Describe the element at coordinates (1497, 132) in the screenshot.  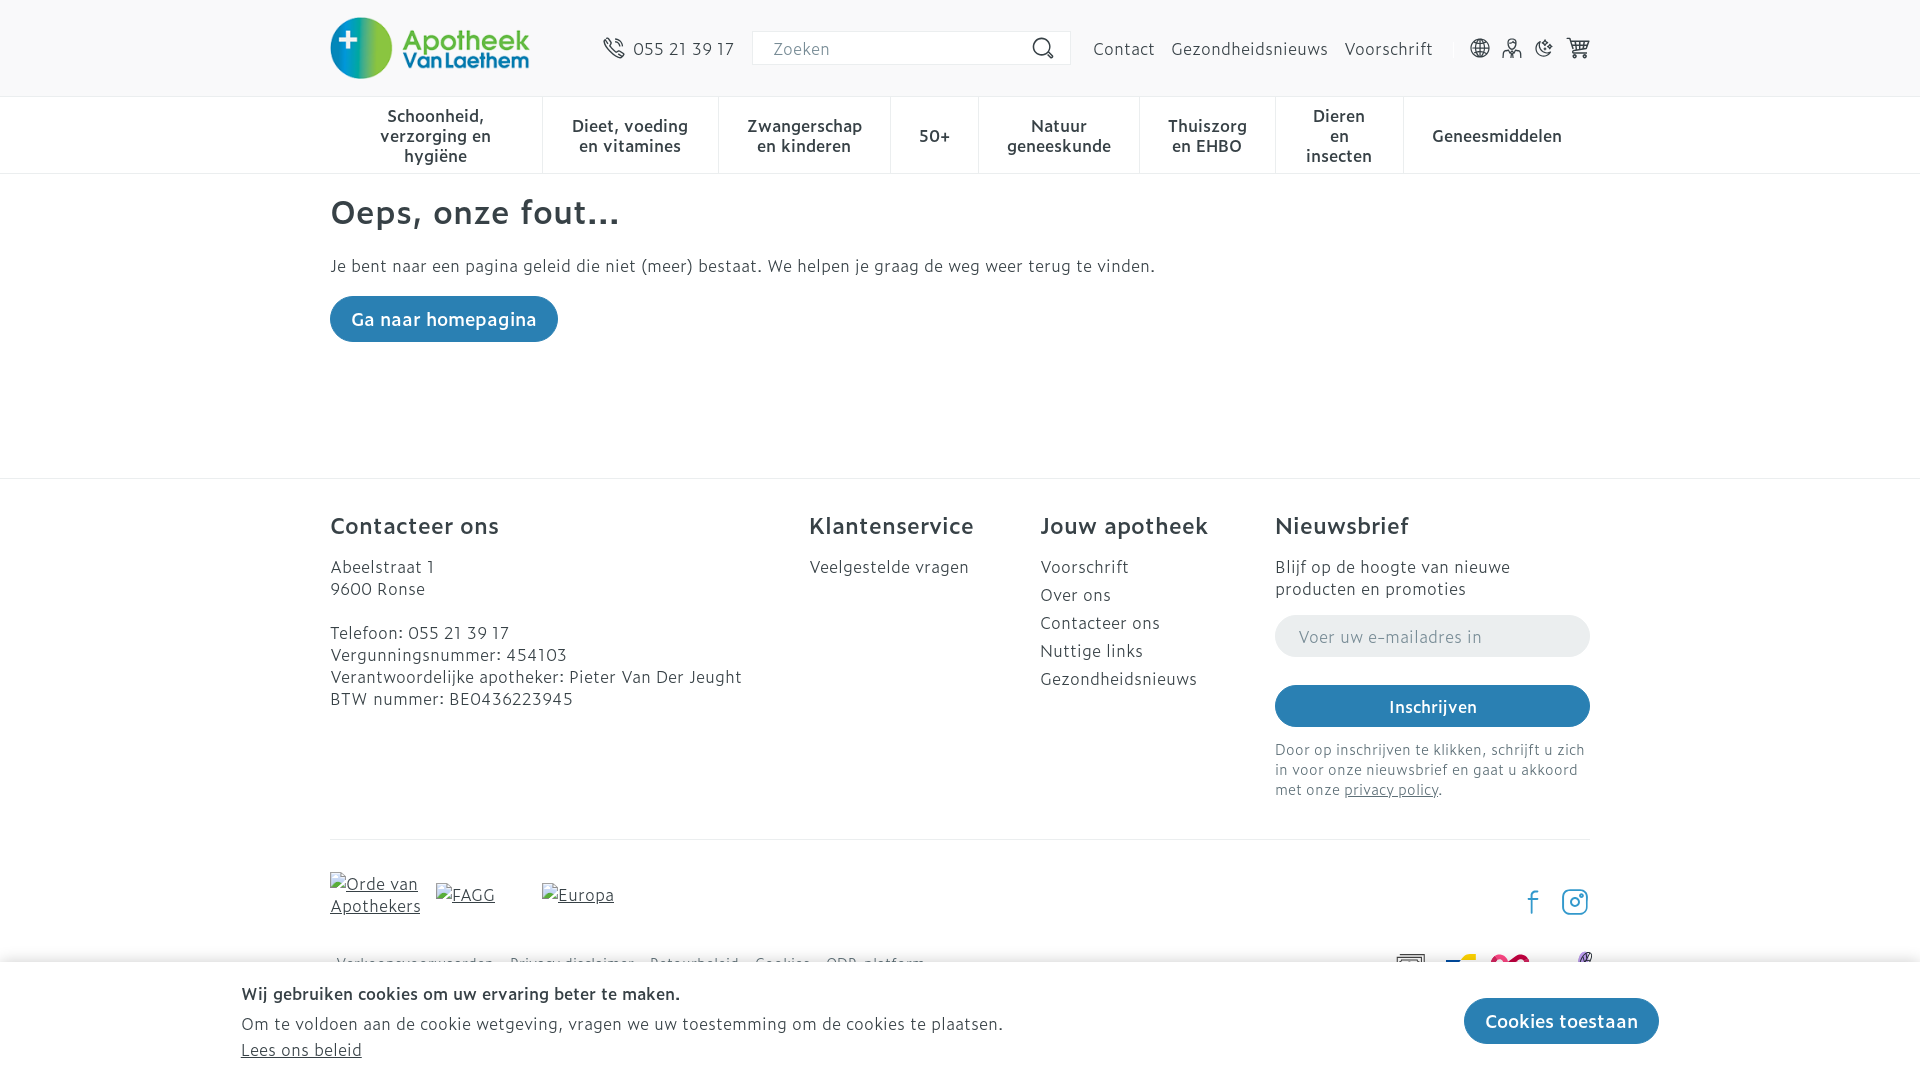
I see `'Geneesmiddelen'` at that location.